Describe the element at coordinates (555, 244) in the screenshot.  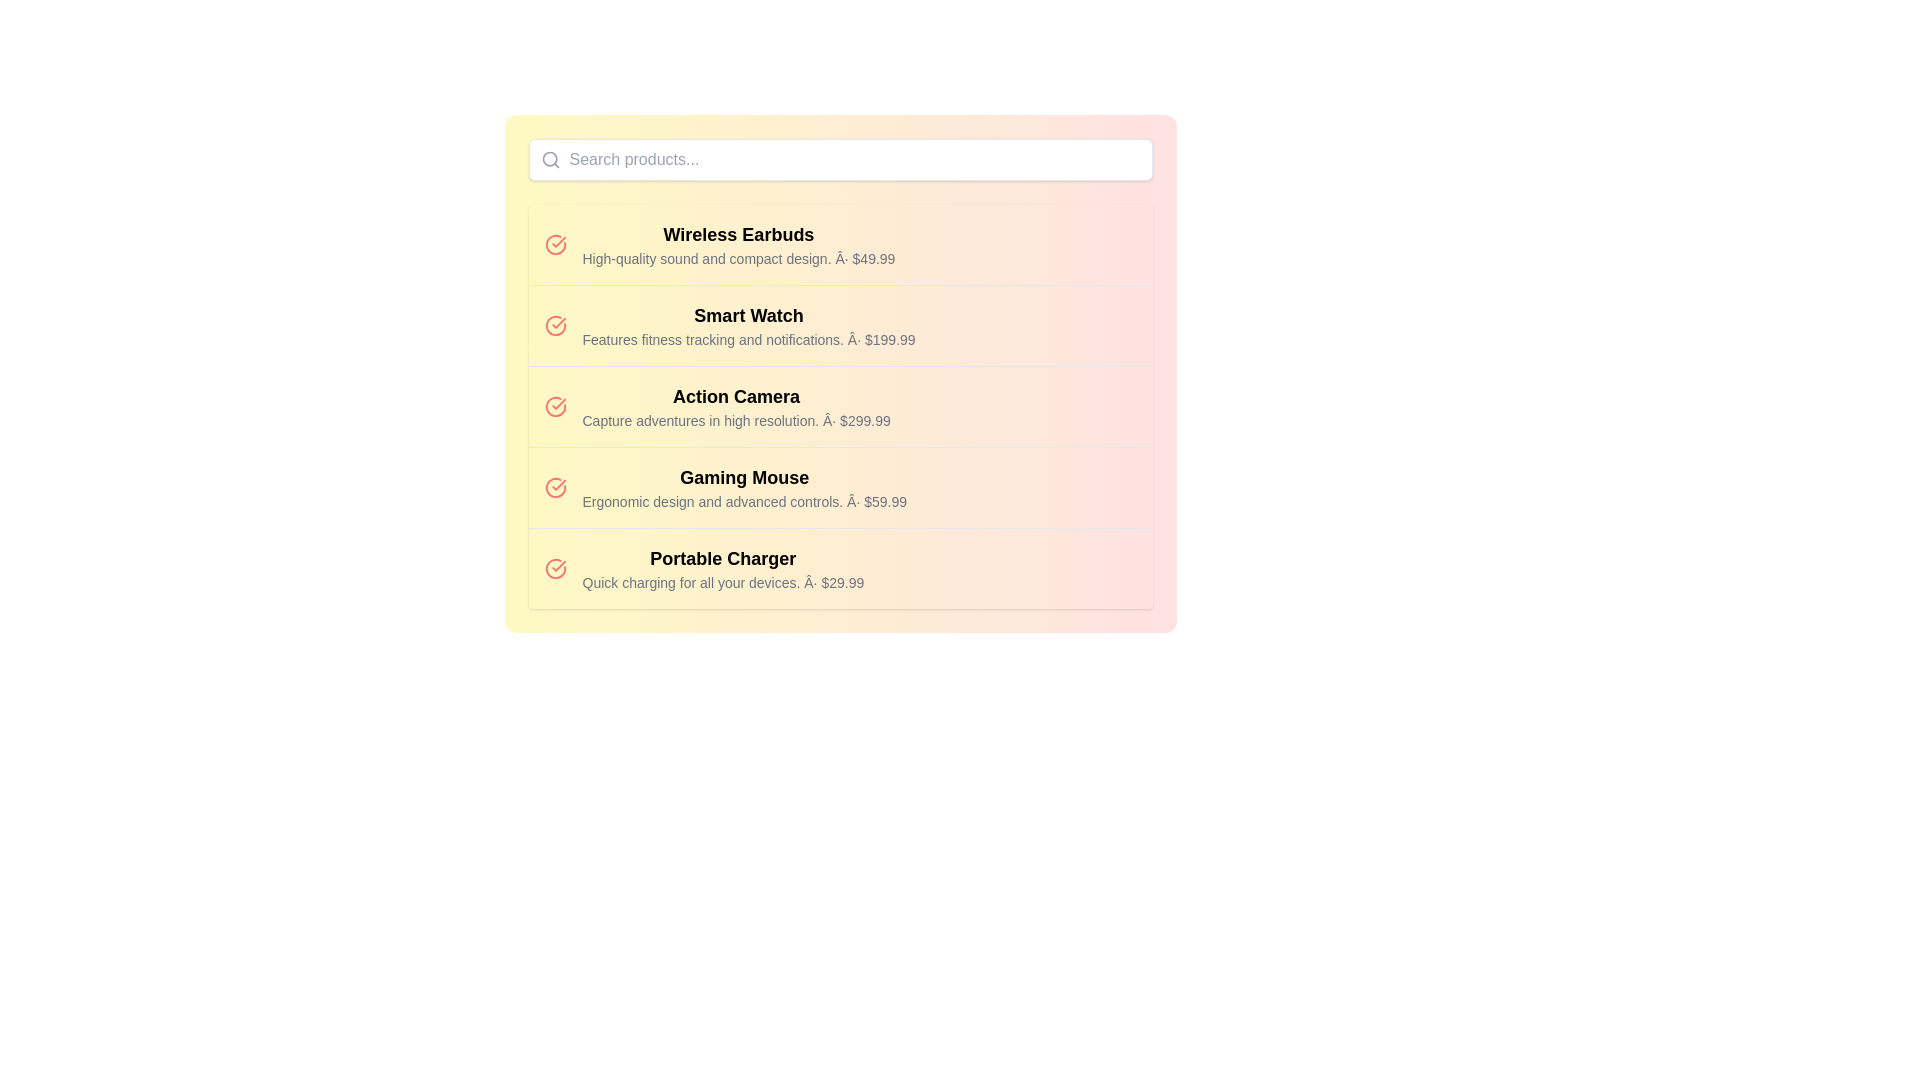
I see `the leading icon that indicates selection or confirmation for the product 'Wireless Earbuds', located to the left of the product description` at that location.